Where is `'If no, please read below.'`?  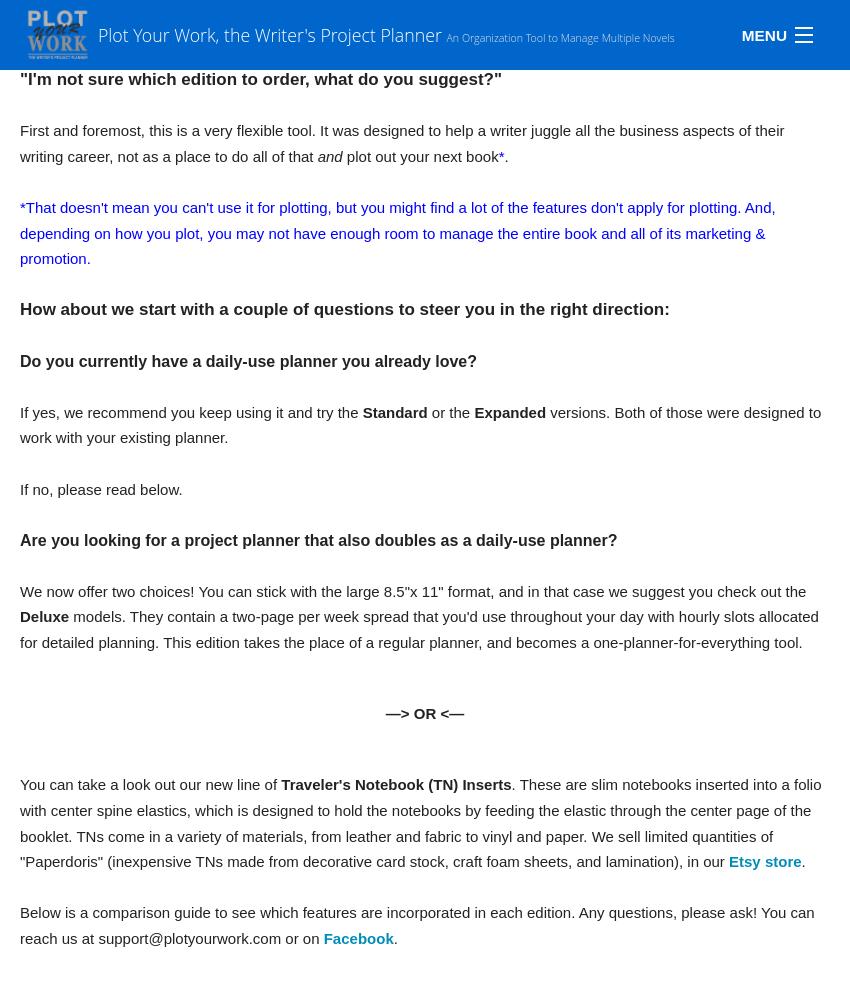
'If no, please read below.' is located at coordinates (99, 487).